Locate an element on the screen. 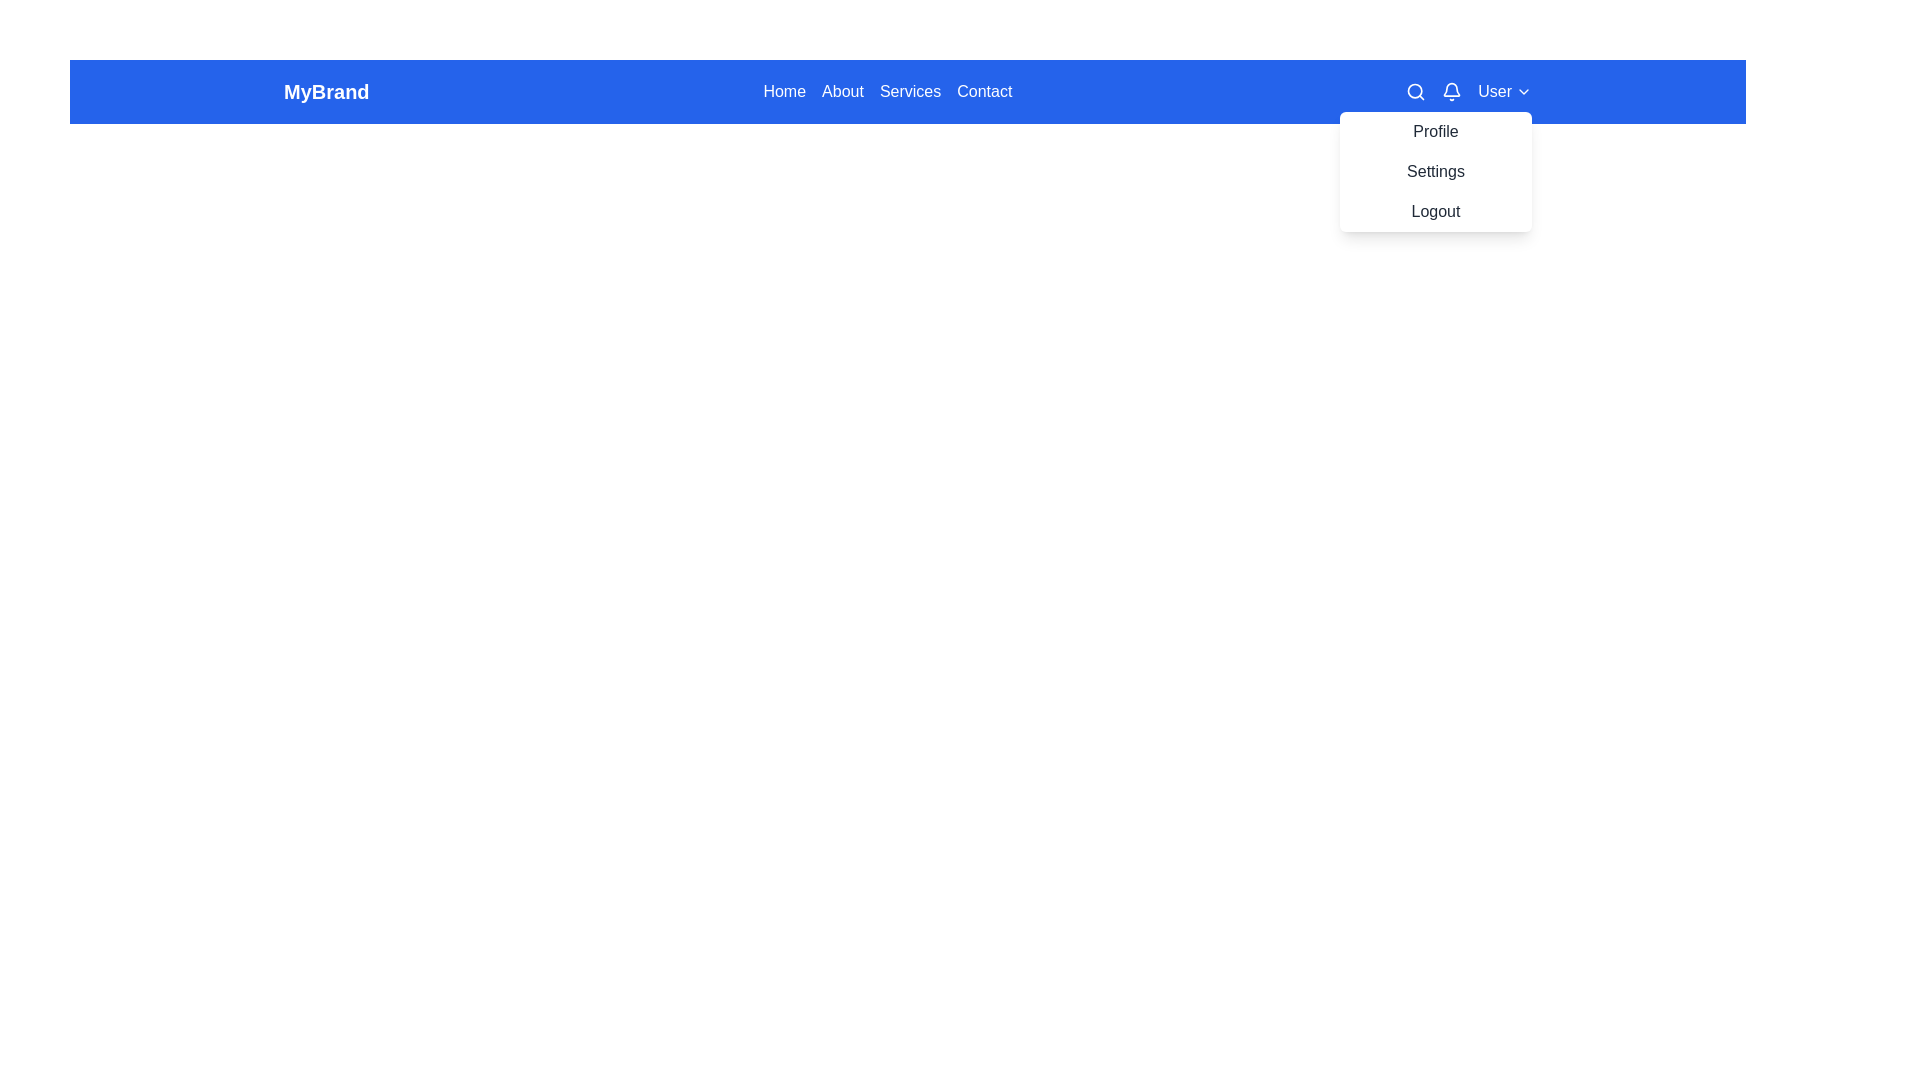  the navigational link labeled 'Services' to visualize an underline effect is located at coordinates (909, 92).